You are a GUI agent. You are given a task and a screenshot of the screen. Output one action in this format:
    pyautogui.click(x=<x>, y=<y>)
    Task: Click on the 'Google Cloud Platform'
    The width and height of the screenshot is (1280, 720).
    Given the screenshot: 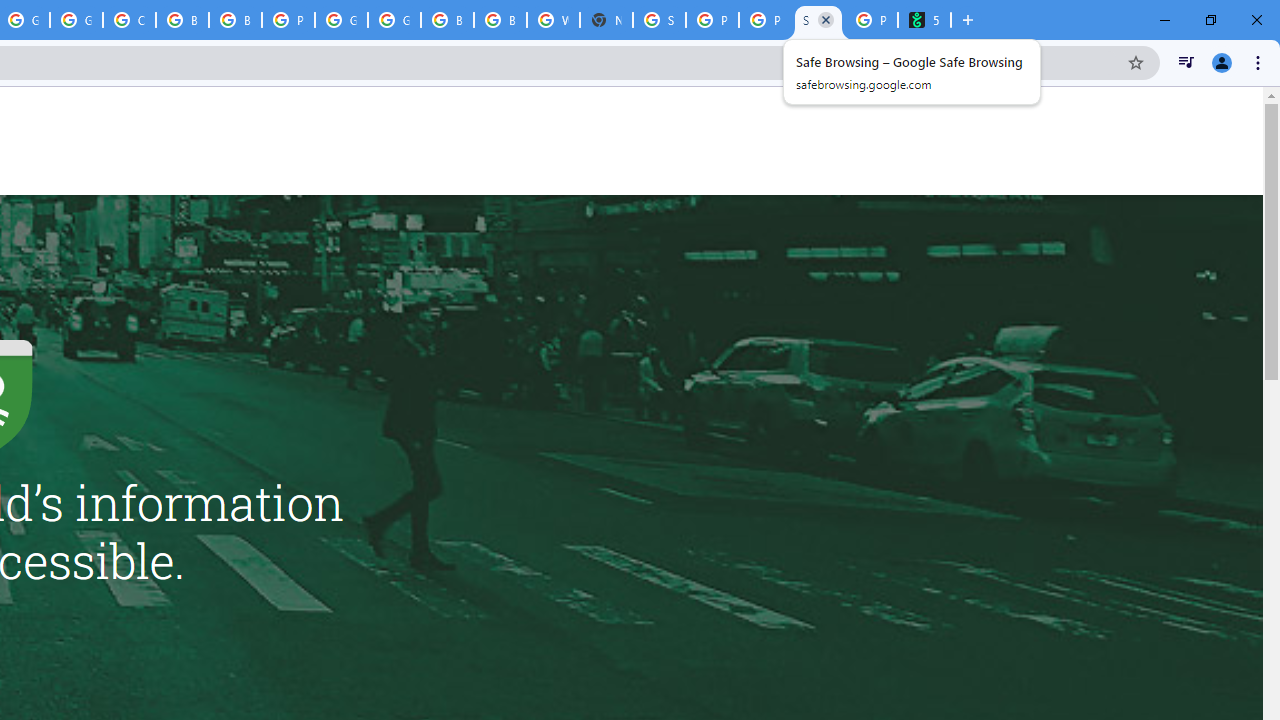 What is the action you would take?
    pyautogui.click(x=394, y=20)
    